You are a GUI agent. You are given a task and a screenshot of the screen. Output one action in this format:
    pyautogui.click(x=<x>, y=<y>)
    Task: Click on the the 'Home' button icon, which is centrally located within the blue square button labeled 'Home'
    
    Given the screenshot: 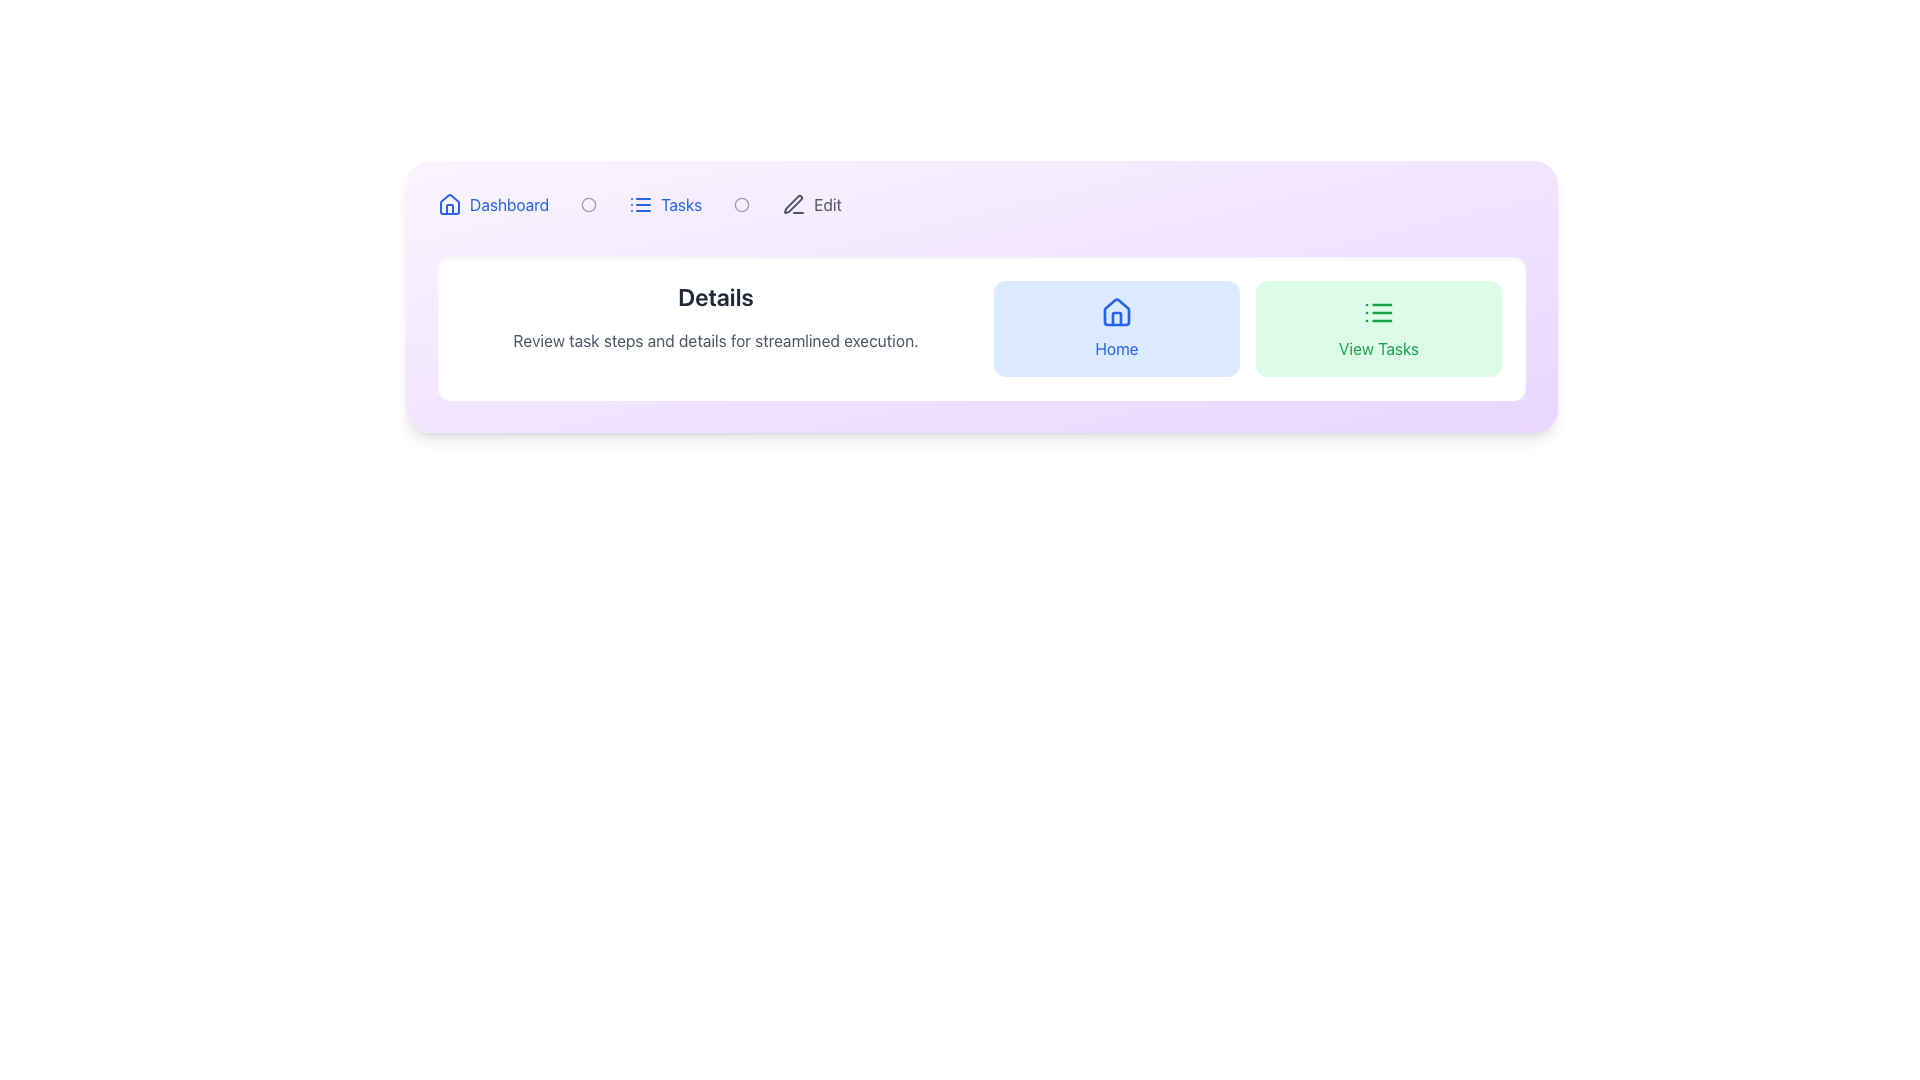 What is the action you would take?
    pyautogui.click(x=1116, y=312)
    